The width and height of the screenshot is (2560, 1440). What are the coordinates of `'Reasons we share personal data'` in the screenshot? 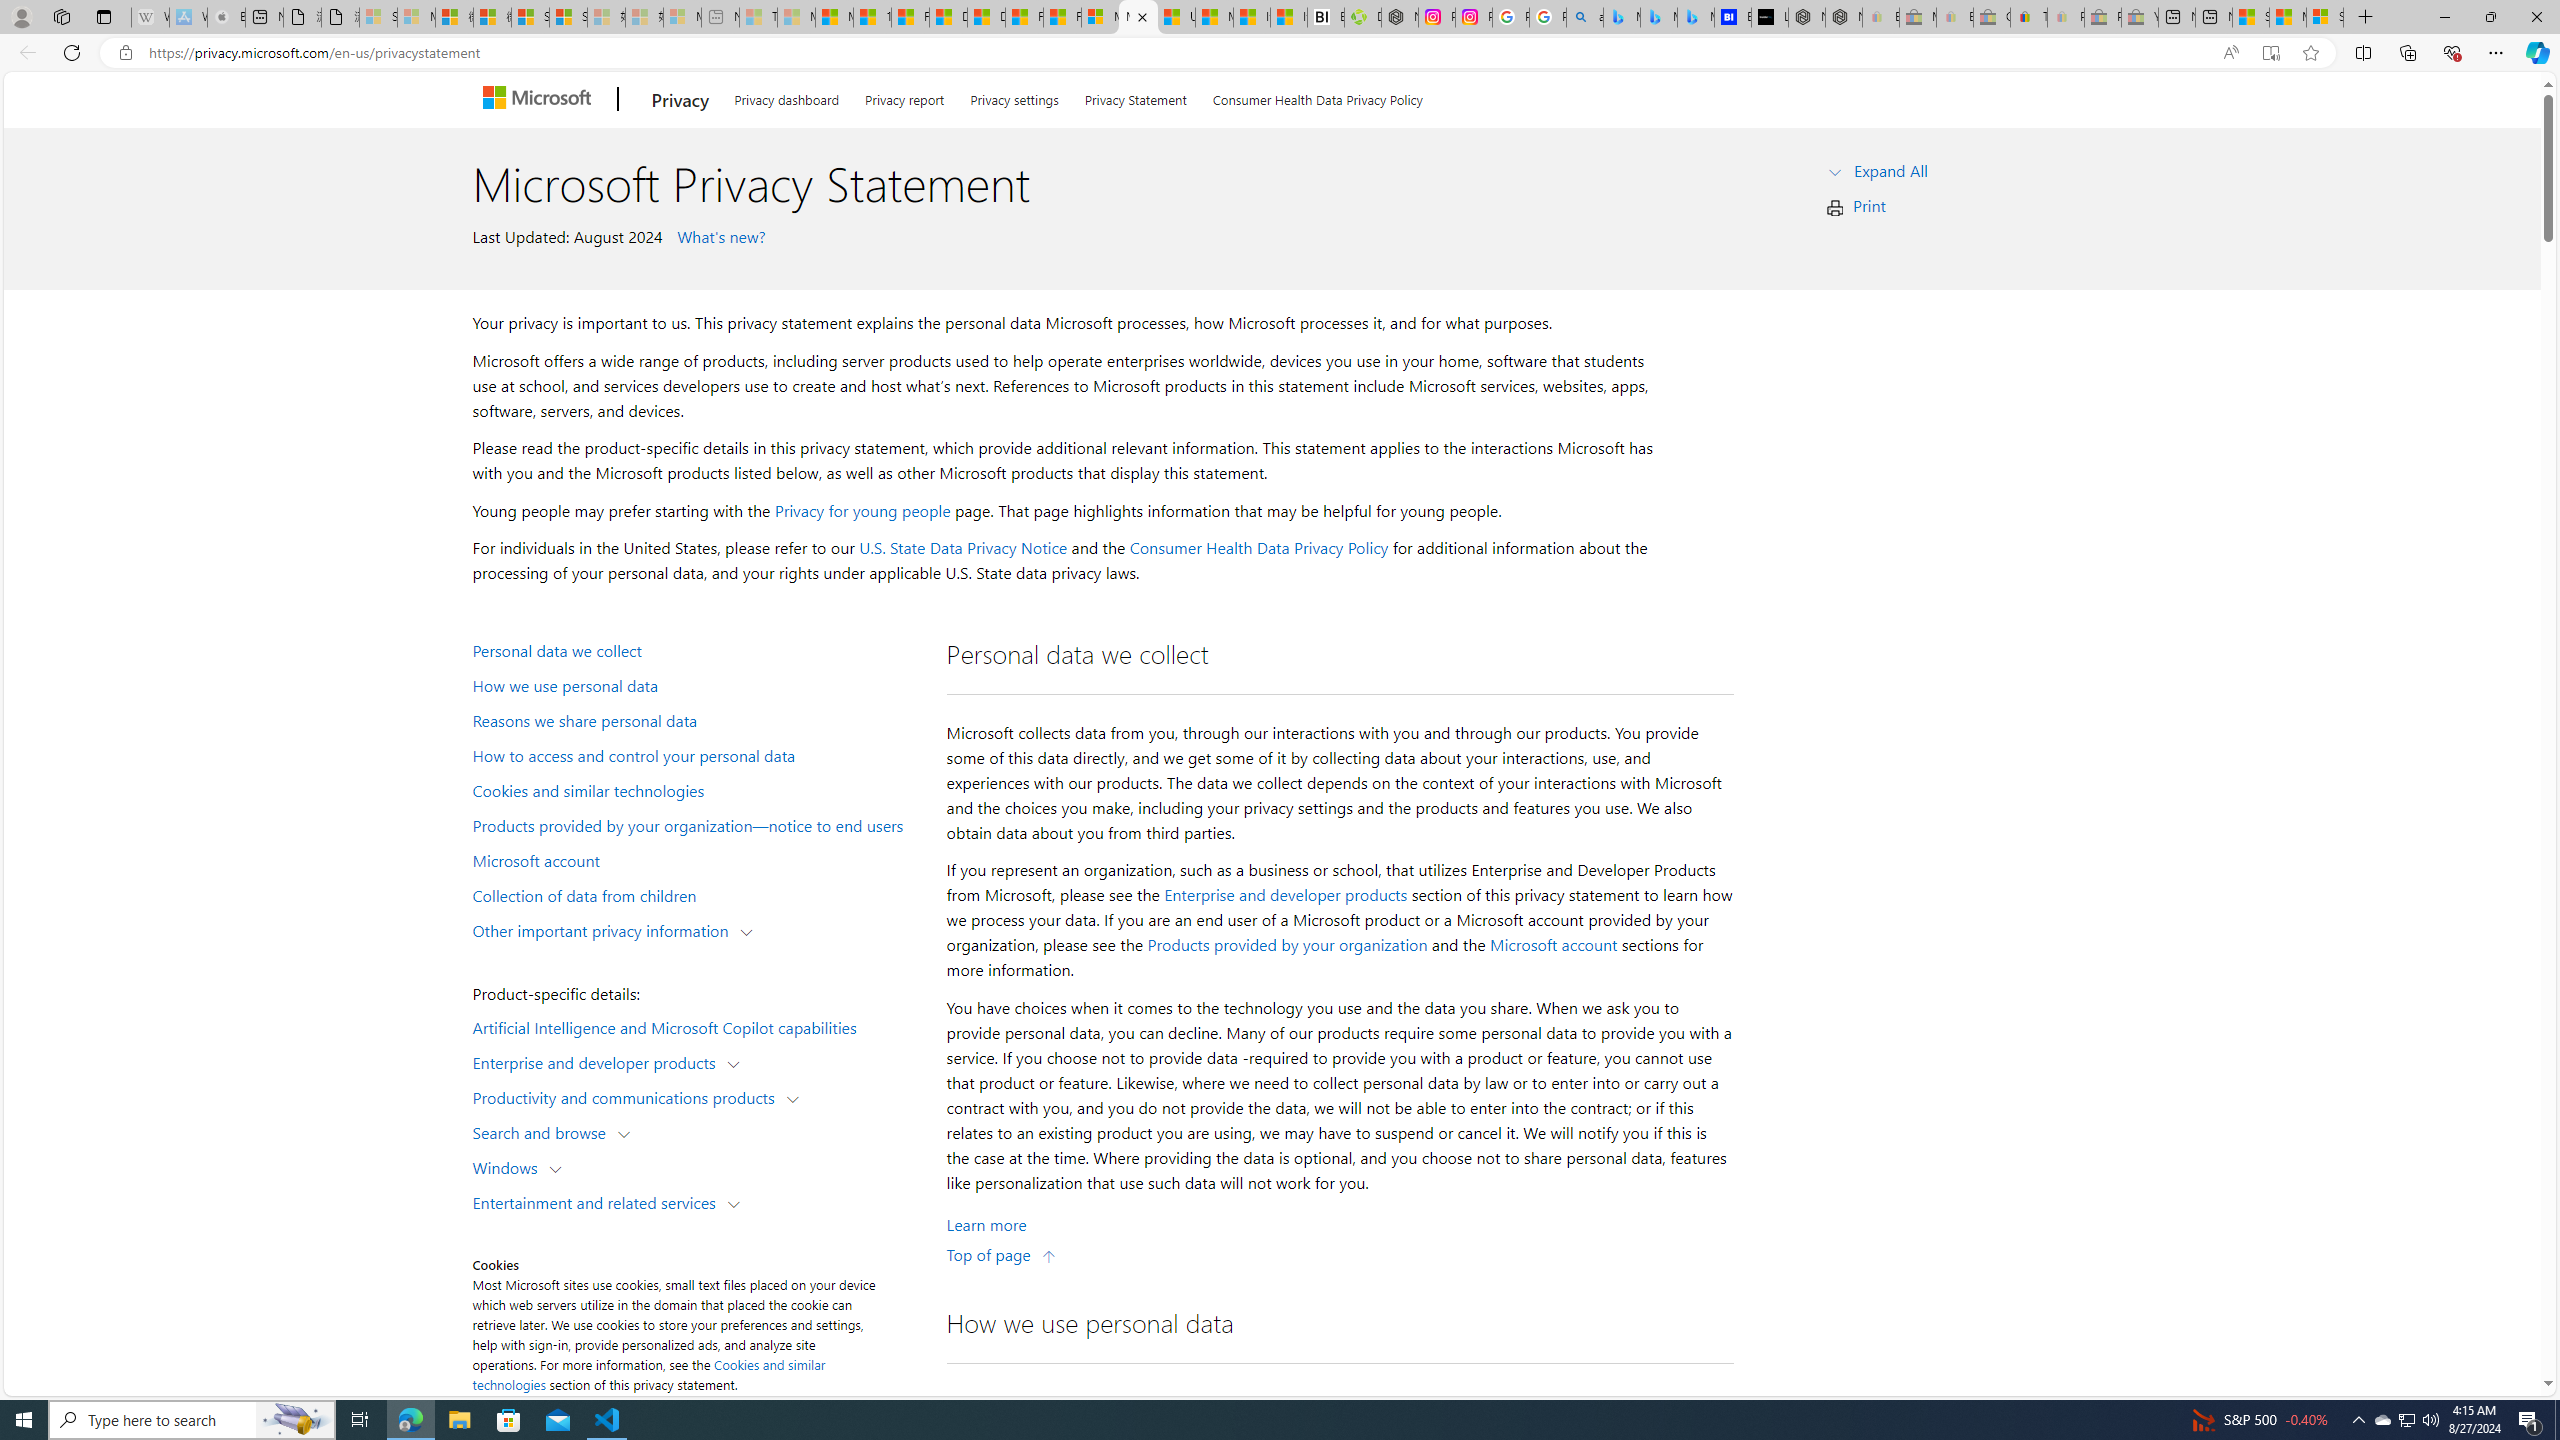 It's located at (696, 720).